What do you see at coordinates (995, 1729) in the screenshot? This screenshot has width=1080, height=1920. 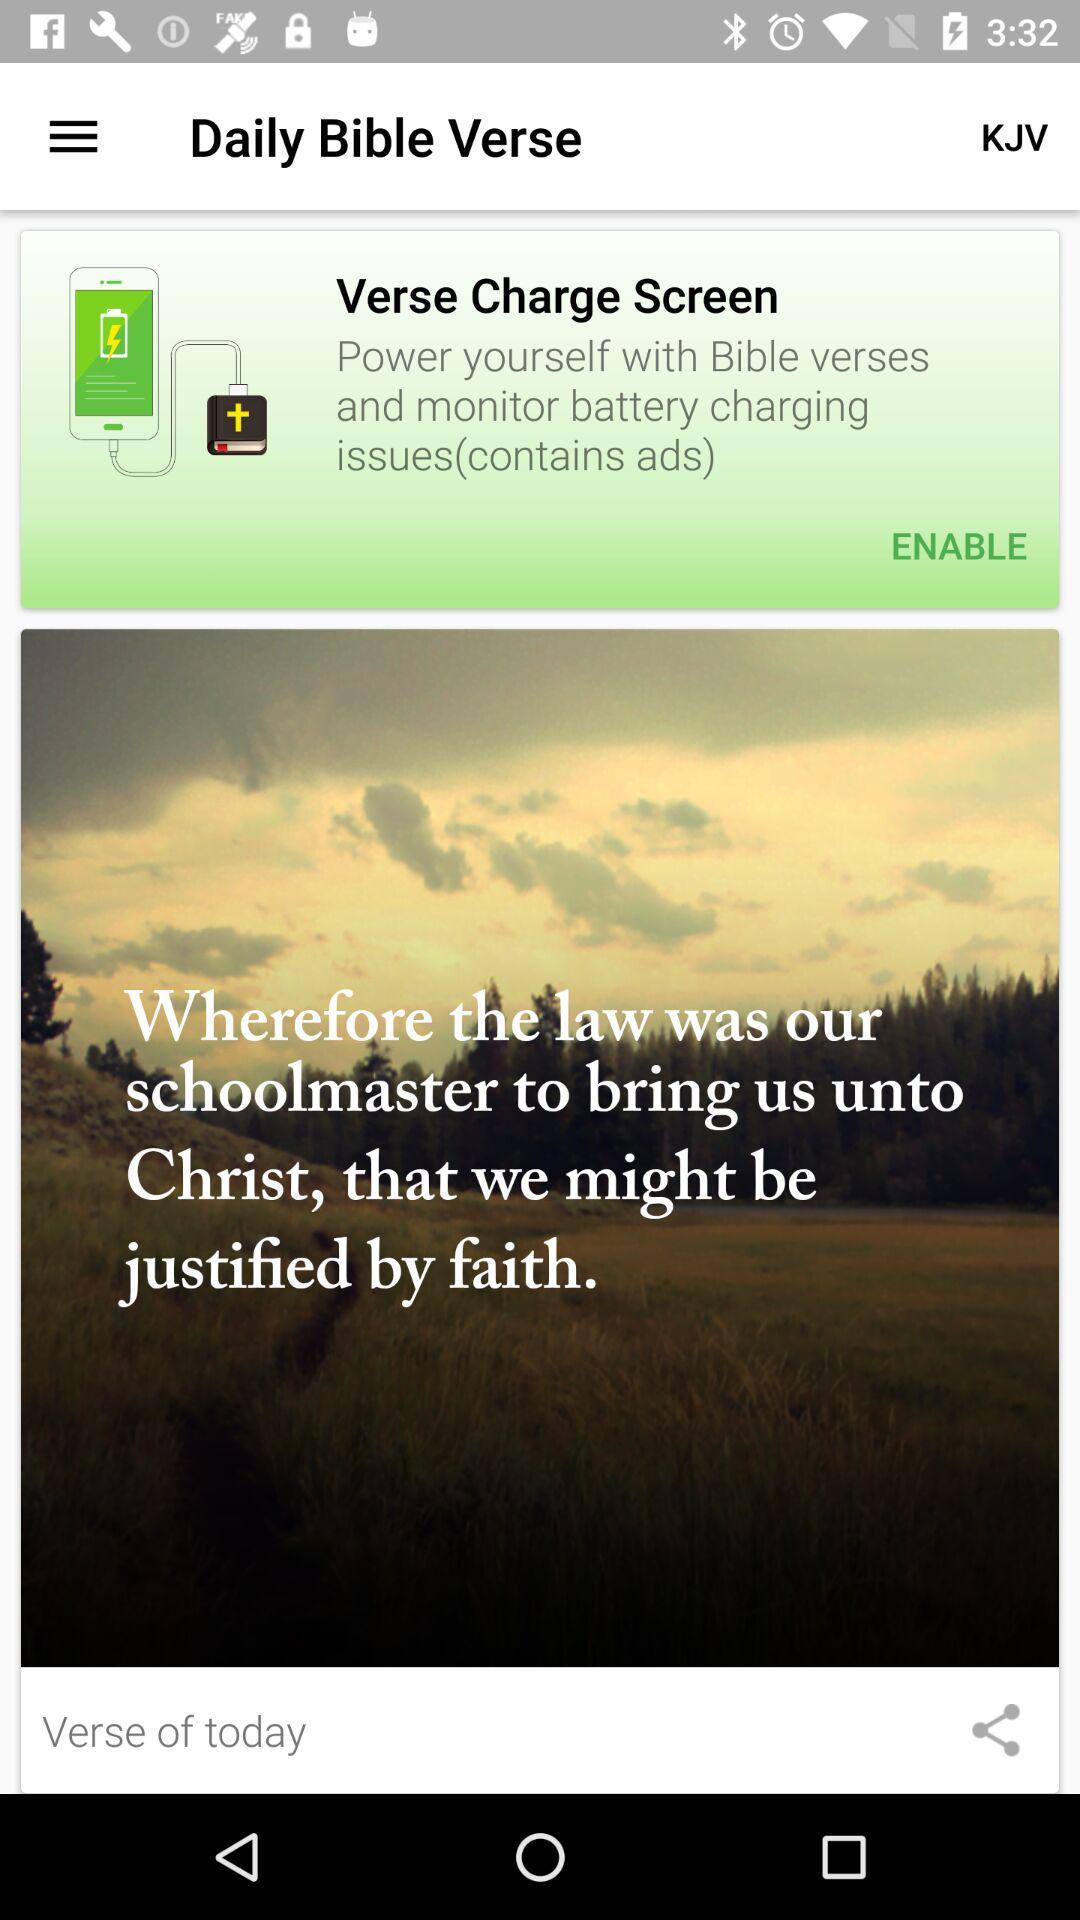 I see `share content` at bounding box center [995, 1729].